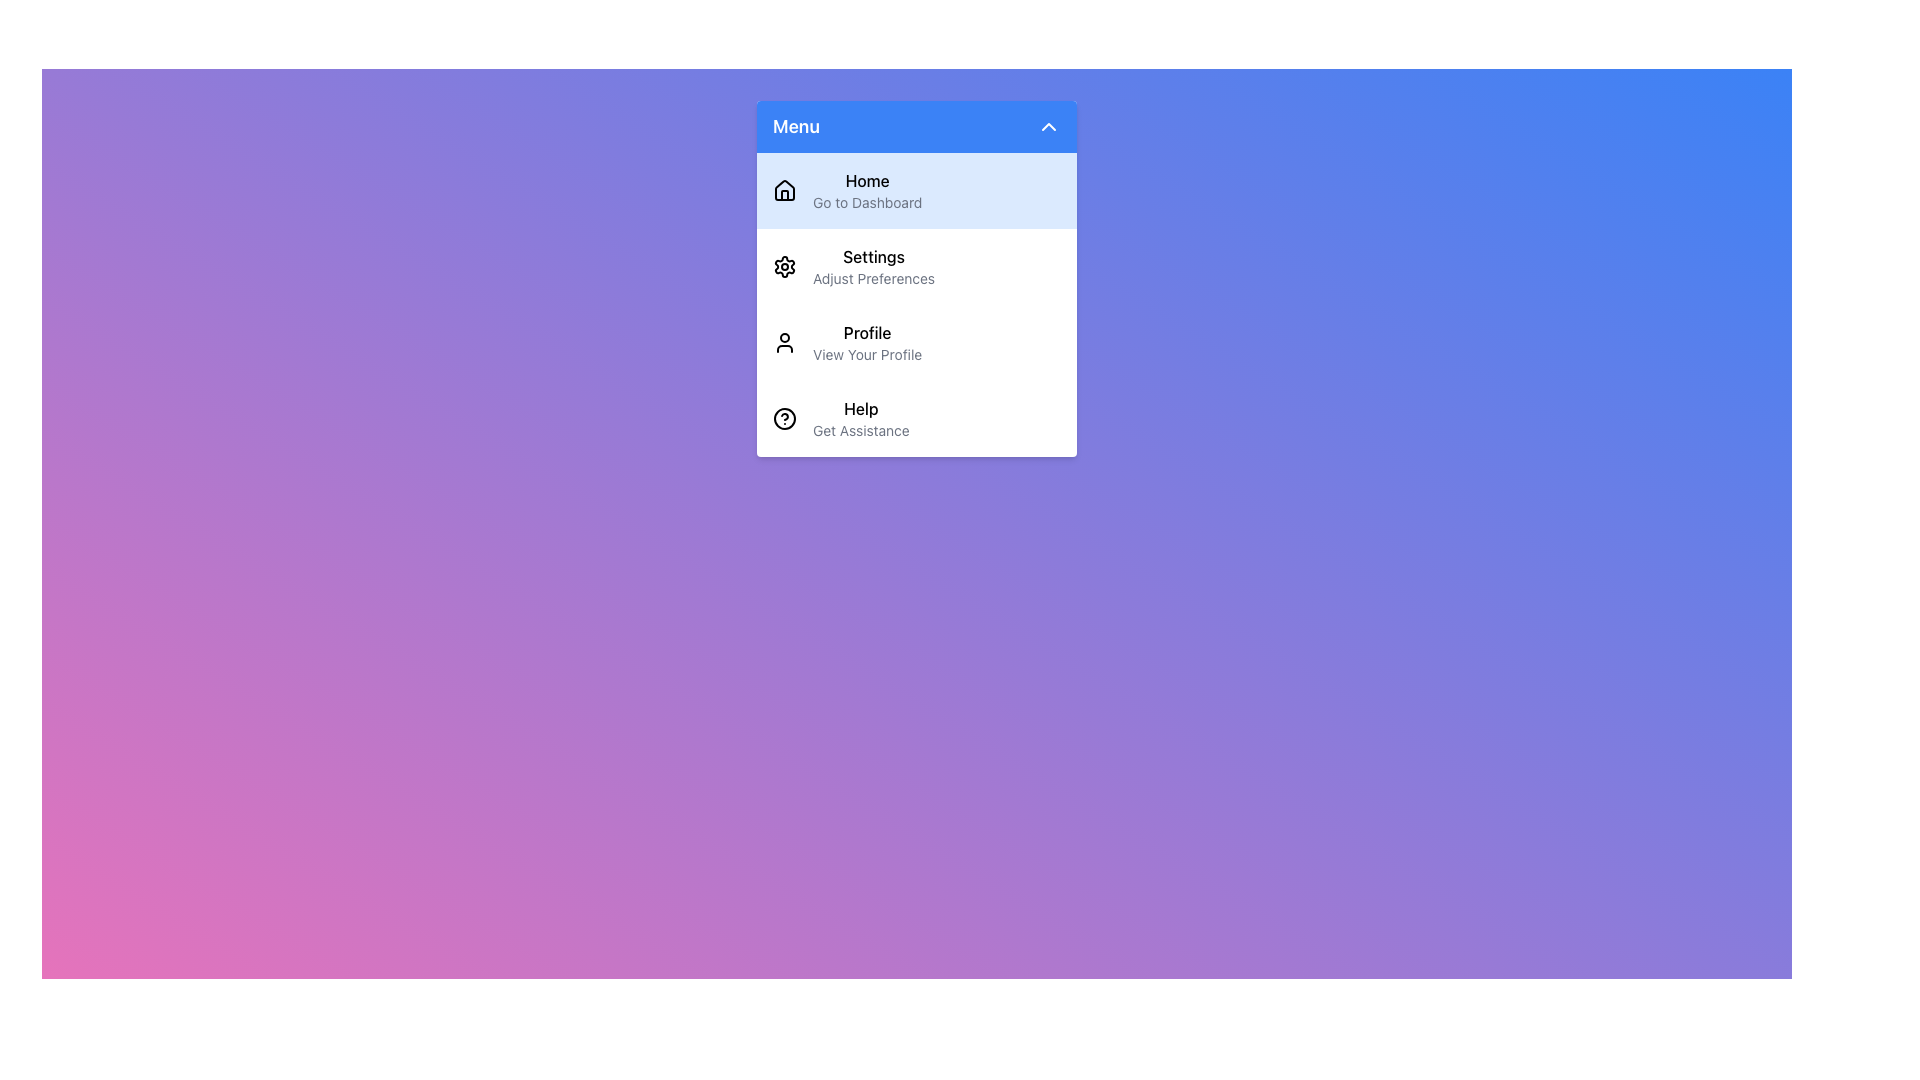  I want to click on the 'Help' menu item, which is visually indicated by the SVG circle within the icon located to the left of the text label 'Help', so click(784, 418).